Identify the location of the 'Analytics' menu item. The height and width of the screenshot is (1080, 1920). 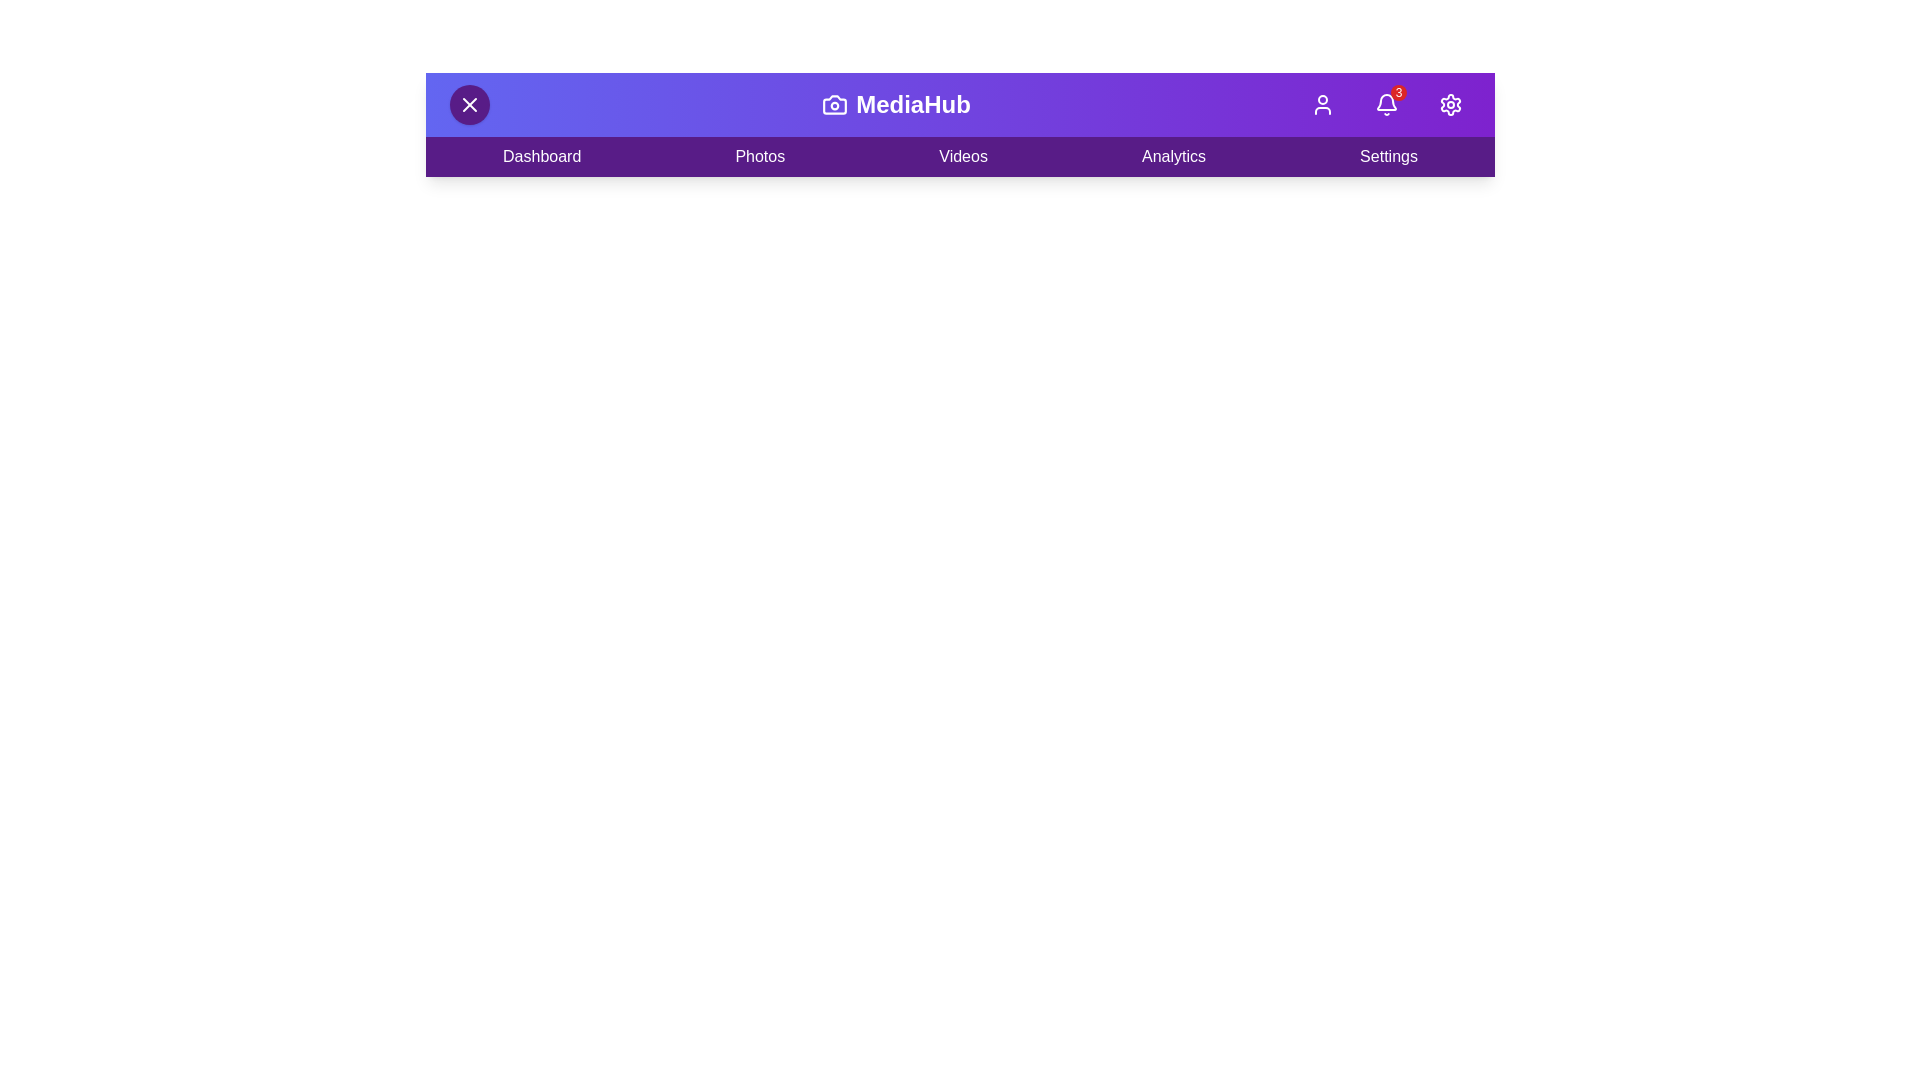
(1174, 156).